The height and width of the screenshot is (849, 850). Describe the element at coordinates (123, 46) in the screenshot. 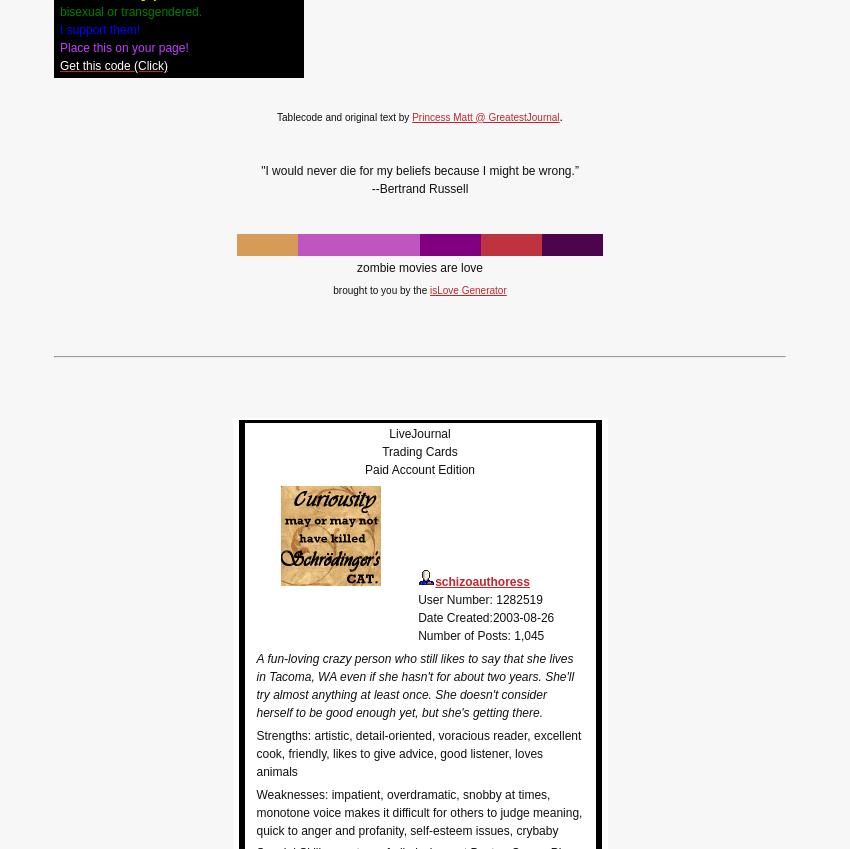

I see `'Place this on your page!'` at that location.